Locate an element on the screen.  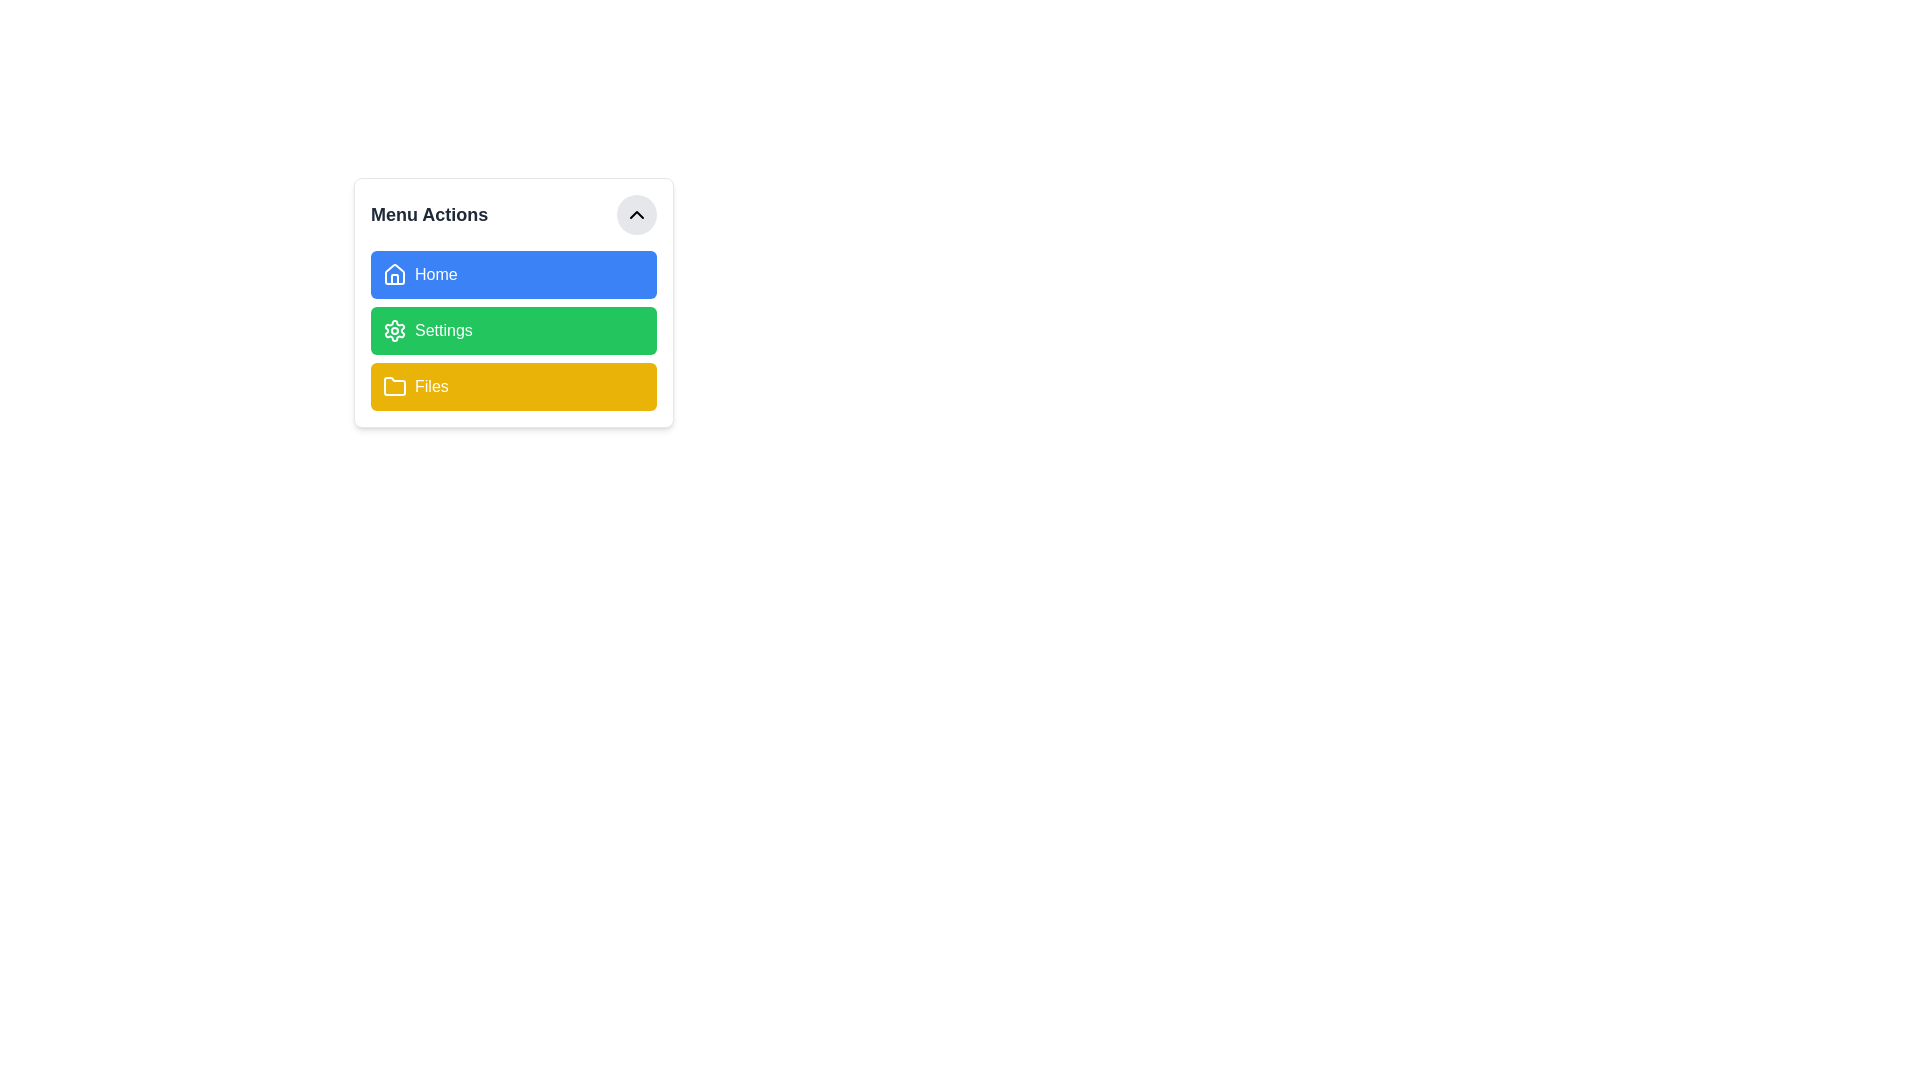
the 'Home' button icon which contains the house representation, as it is non-interactive is located at coordinates (394, 279).